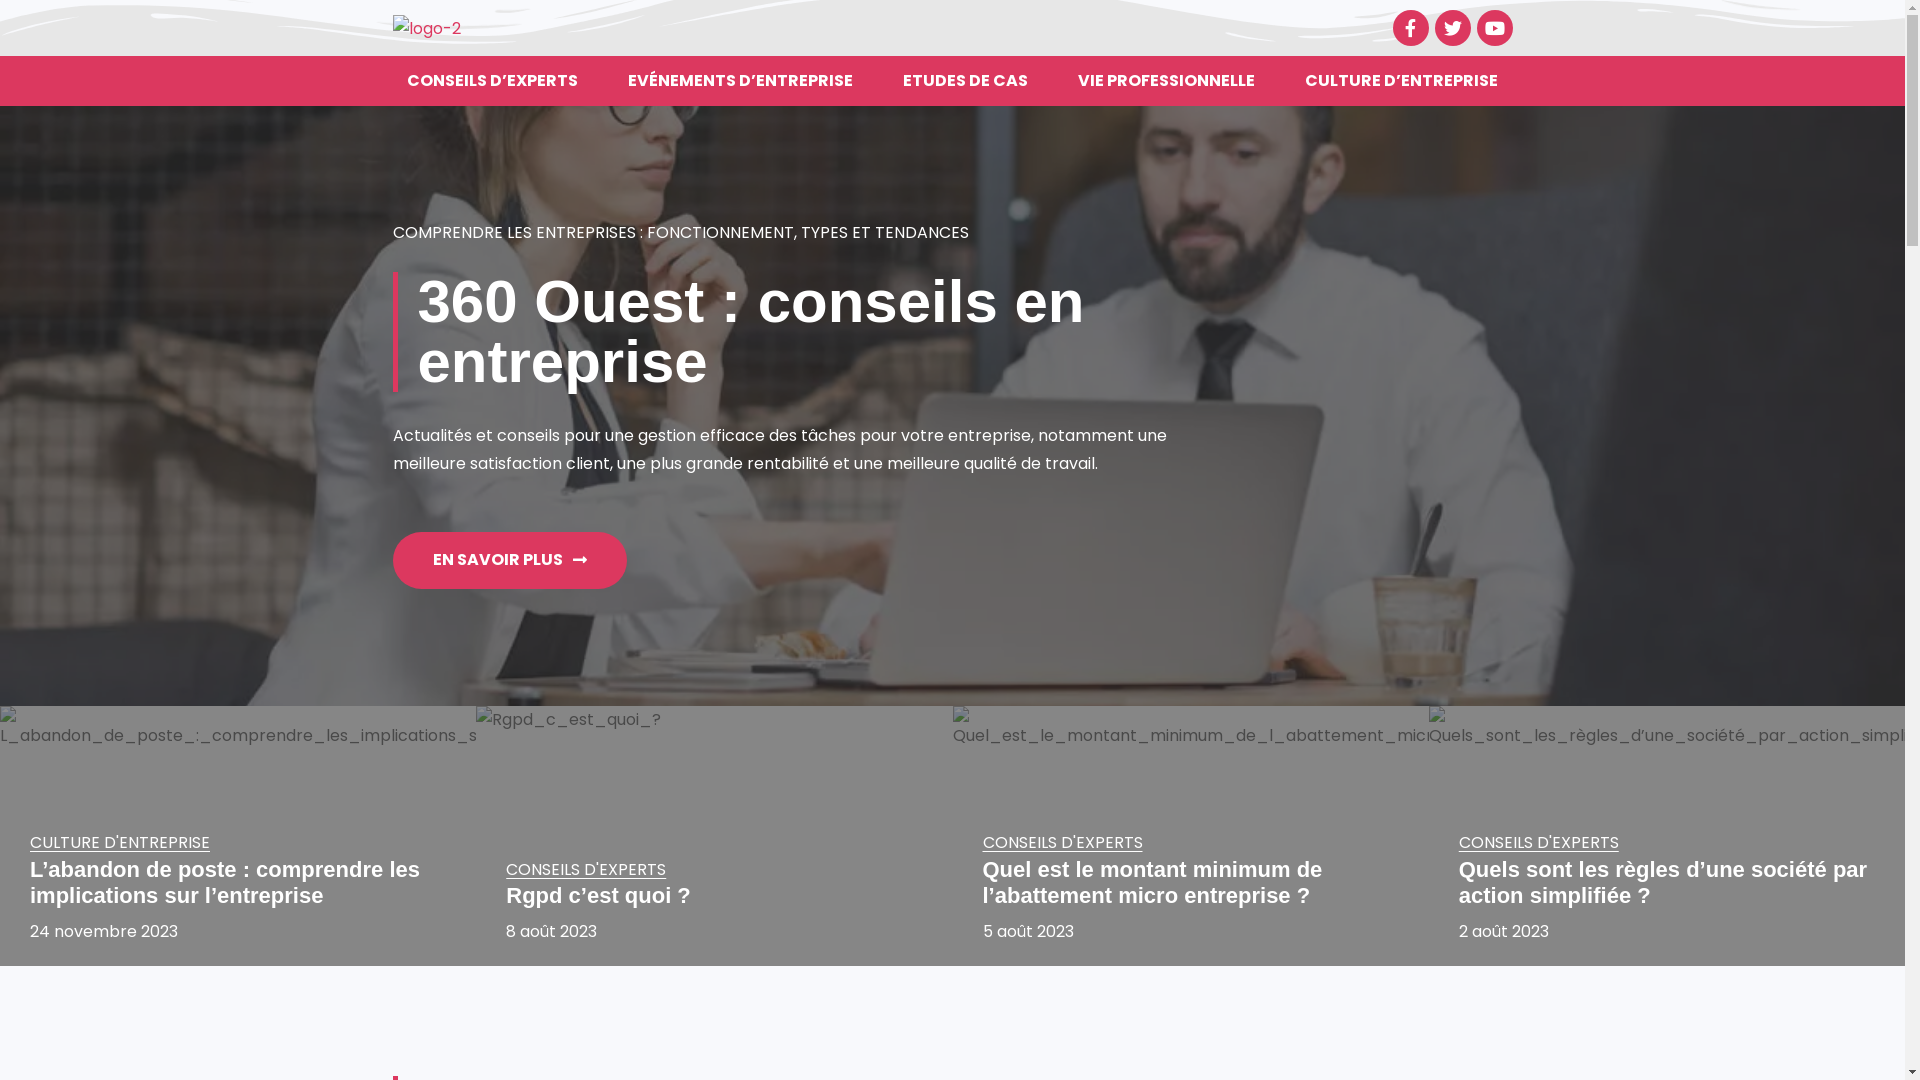 The image size is (1920, 1080). What do you see at coordinates (584, 868) in the screenshot?
I see `'CONSEILS D'EXPERTS'` at bounding box center [584, 868].